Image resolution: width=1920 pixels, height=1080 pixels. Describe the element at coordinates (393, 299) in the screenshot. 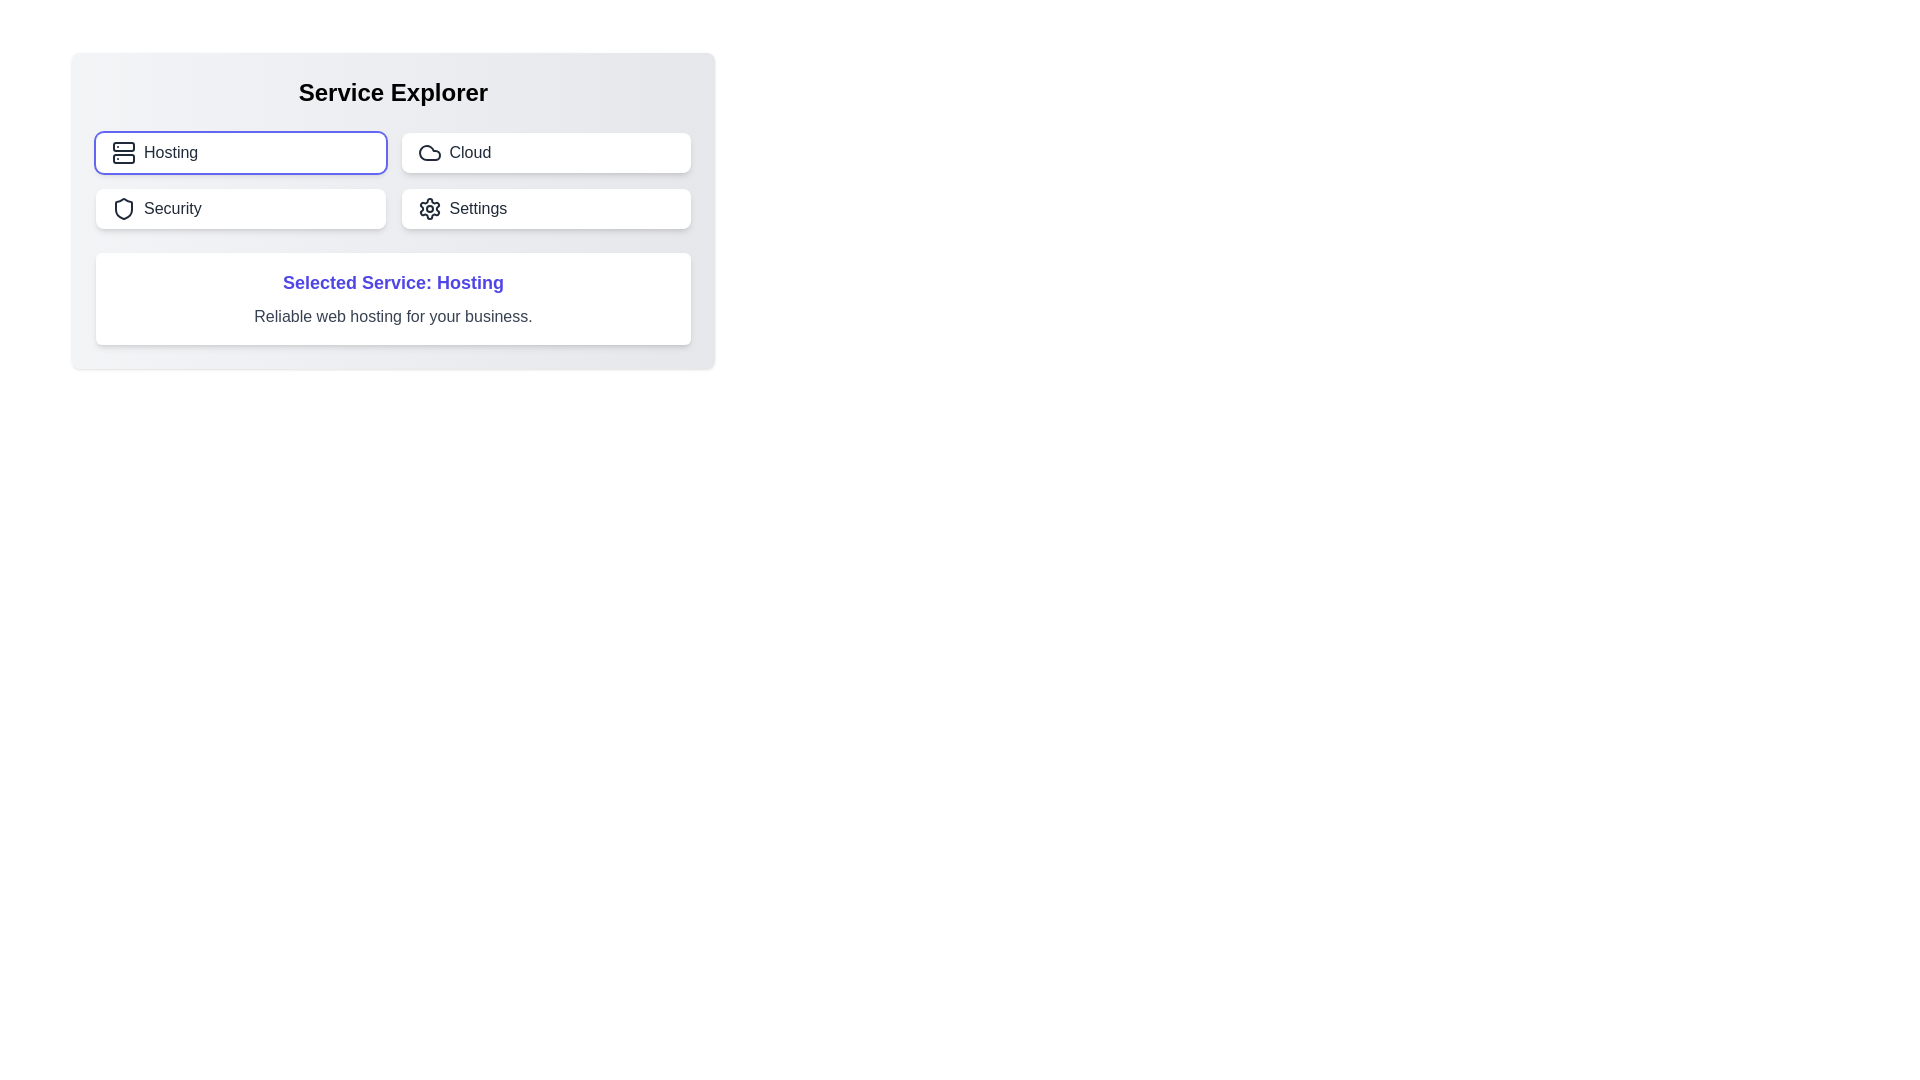

I see `the informational content box located beneath the 'Service Explorer' section, which displays the currently selected service and its description` at that location.